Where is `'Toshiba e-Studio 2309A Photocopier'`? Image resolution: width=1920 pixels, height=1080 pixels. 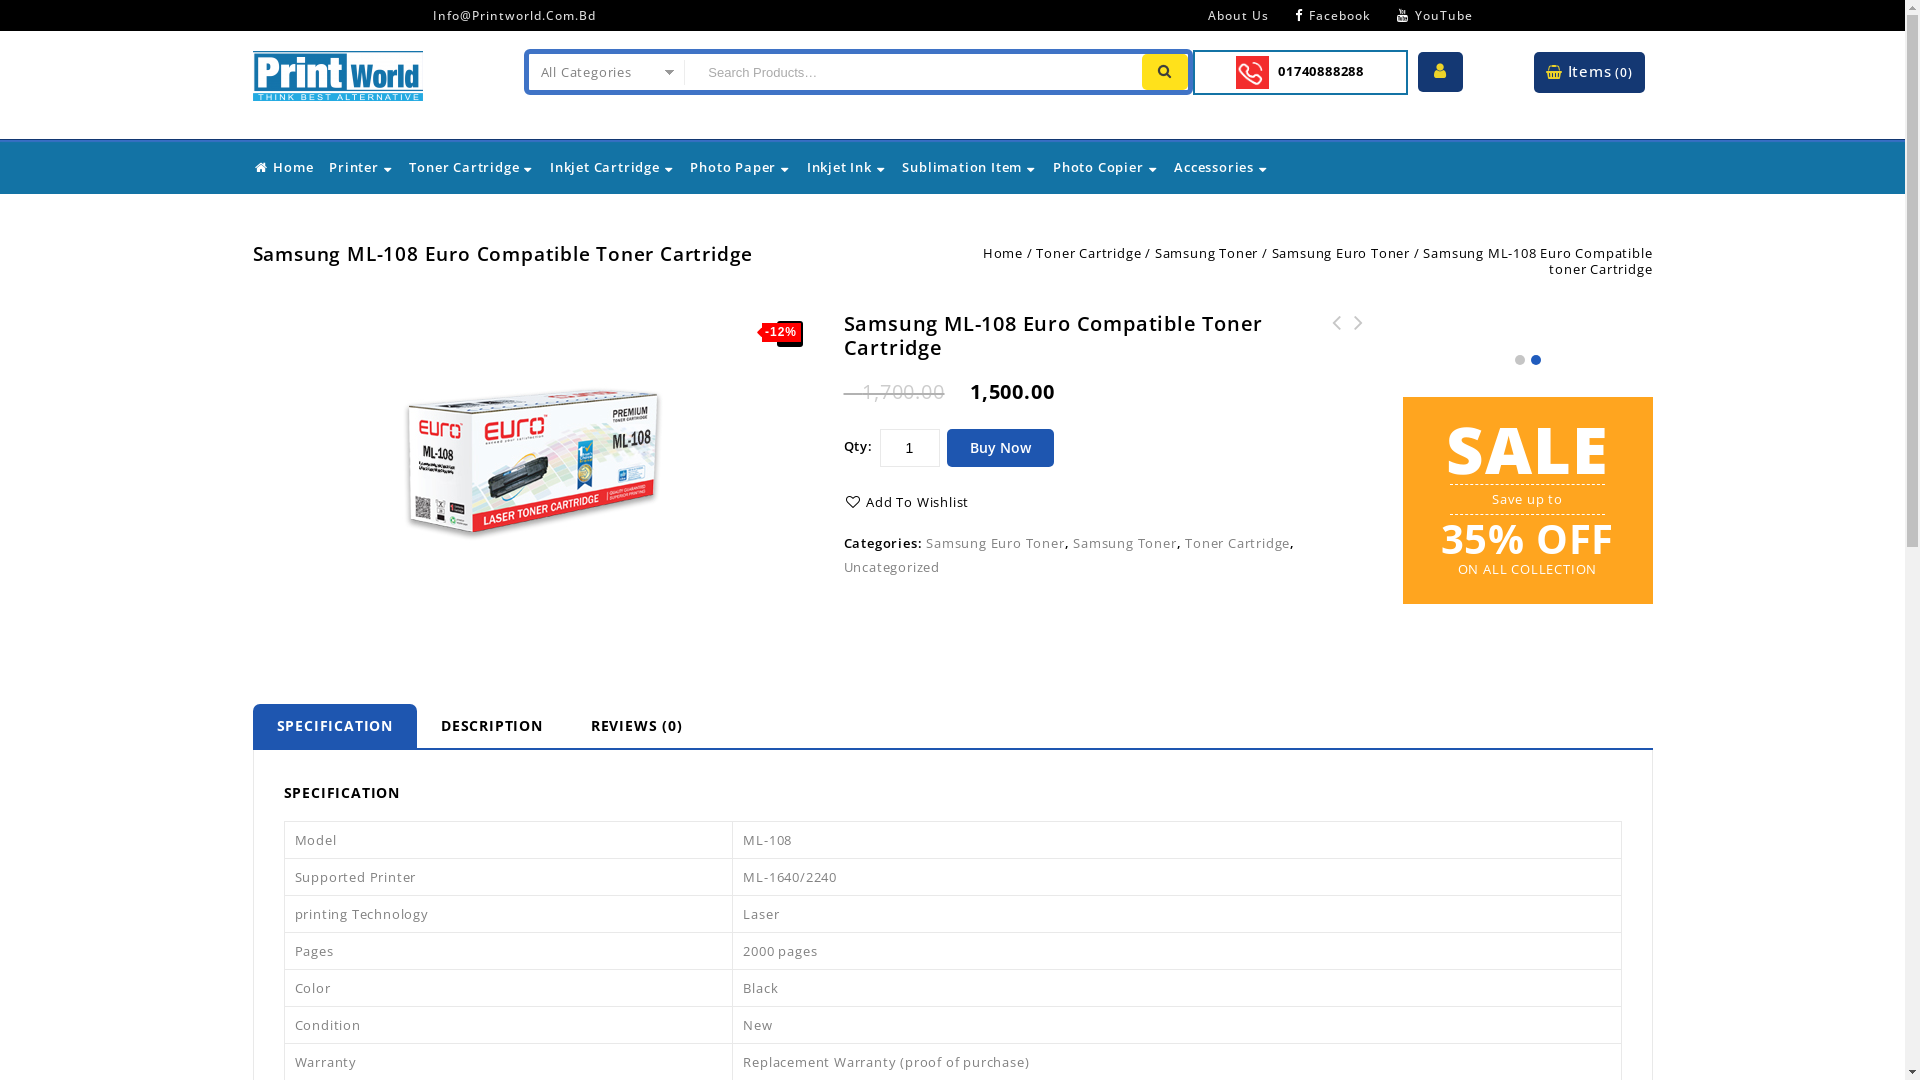
'Toshiba e-Studio 2309A Photocopier' is located at coordinates (1358, 345).